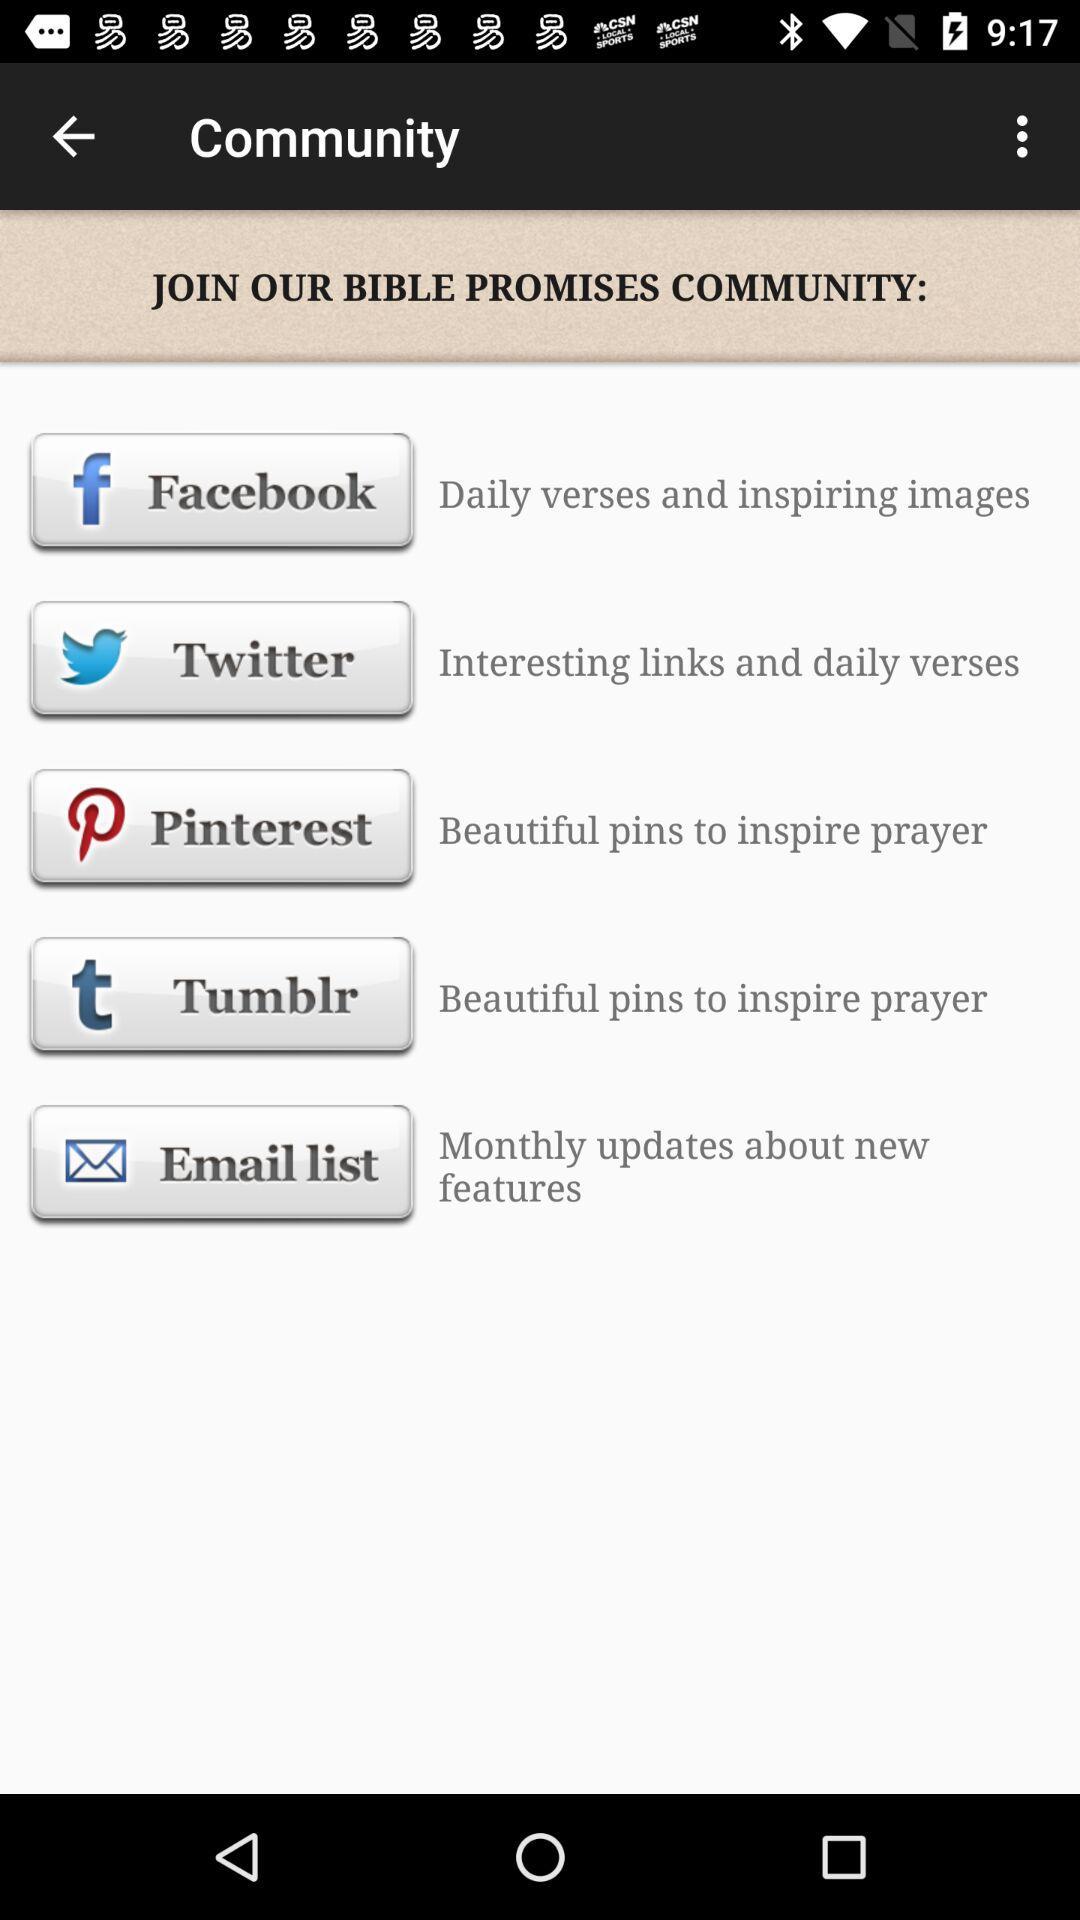 The image size is (1080, 1920). Describe the element at coordinates (72, 135) in the screenshot. I see `the icon next to the community icon` at that location.